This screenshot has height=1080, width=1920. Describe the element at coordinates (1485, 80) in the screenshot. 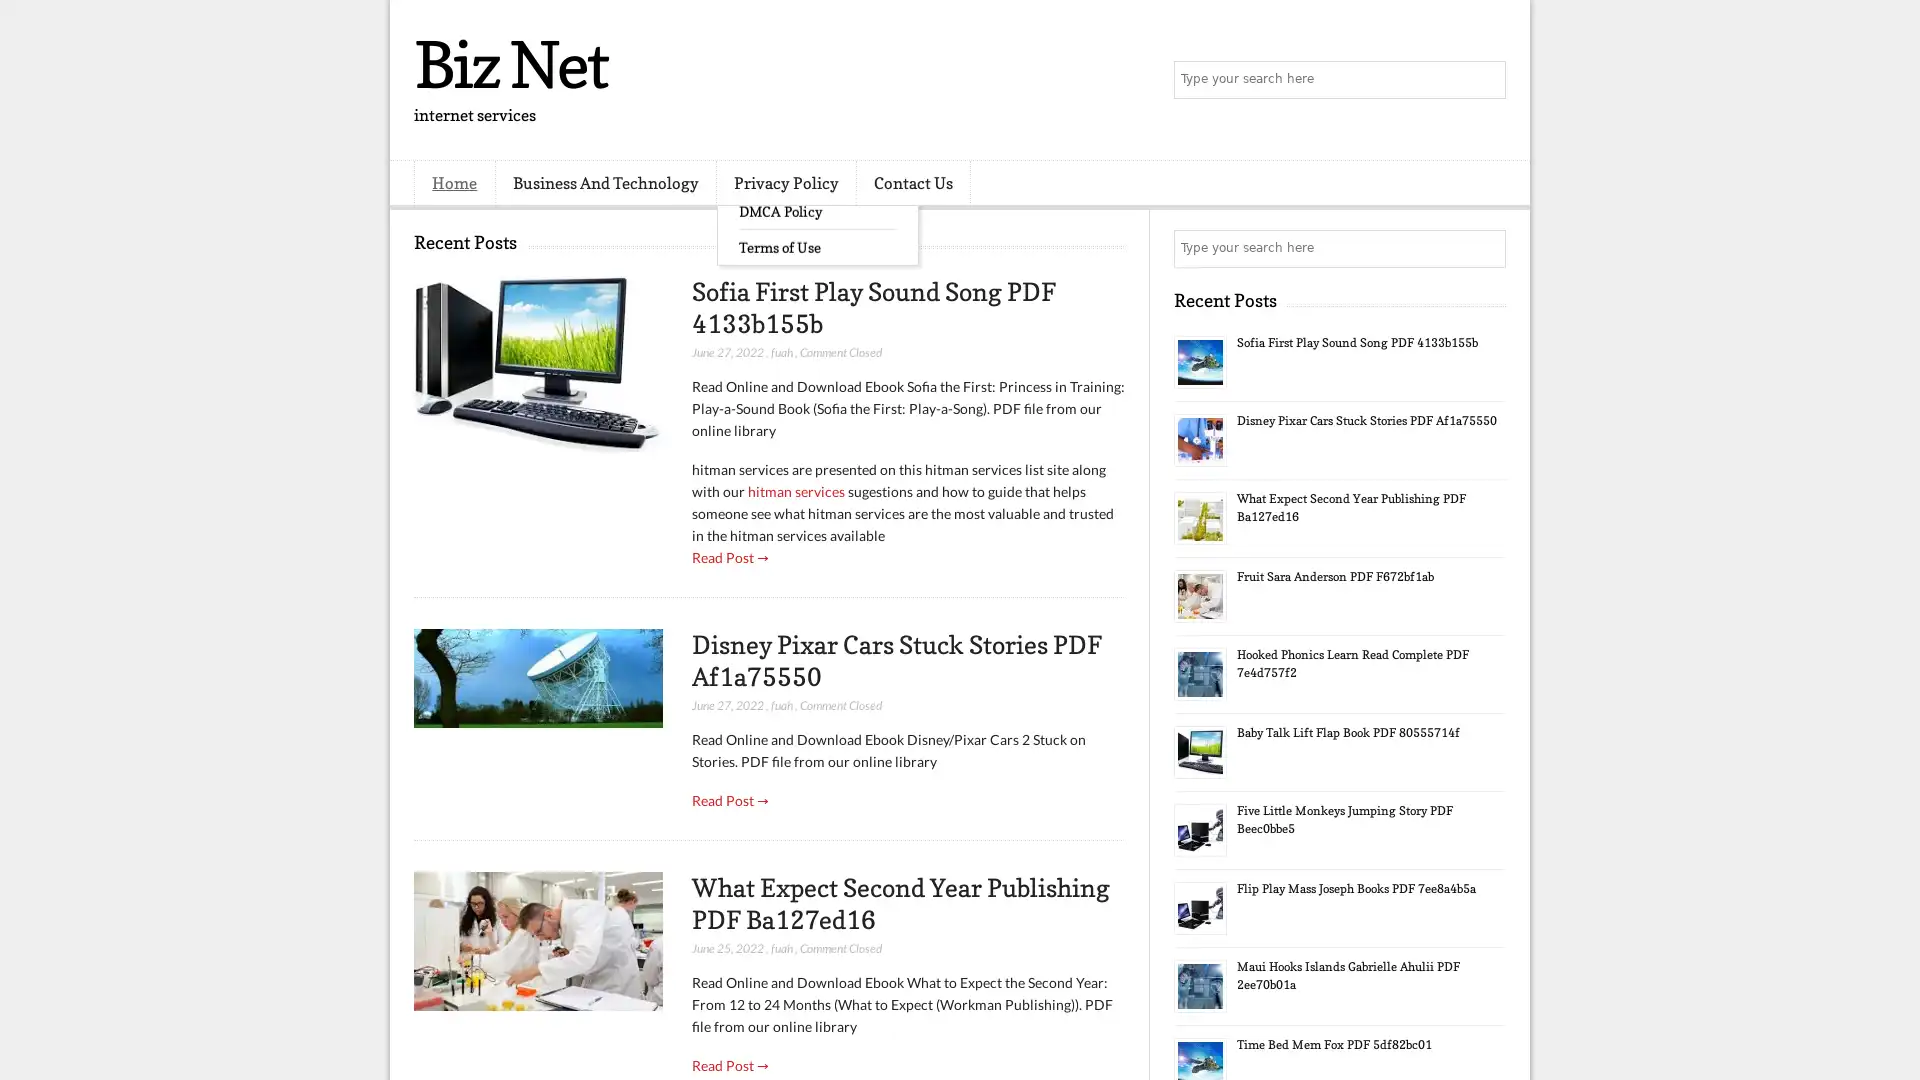

I see `Search` at that location.